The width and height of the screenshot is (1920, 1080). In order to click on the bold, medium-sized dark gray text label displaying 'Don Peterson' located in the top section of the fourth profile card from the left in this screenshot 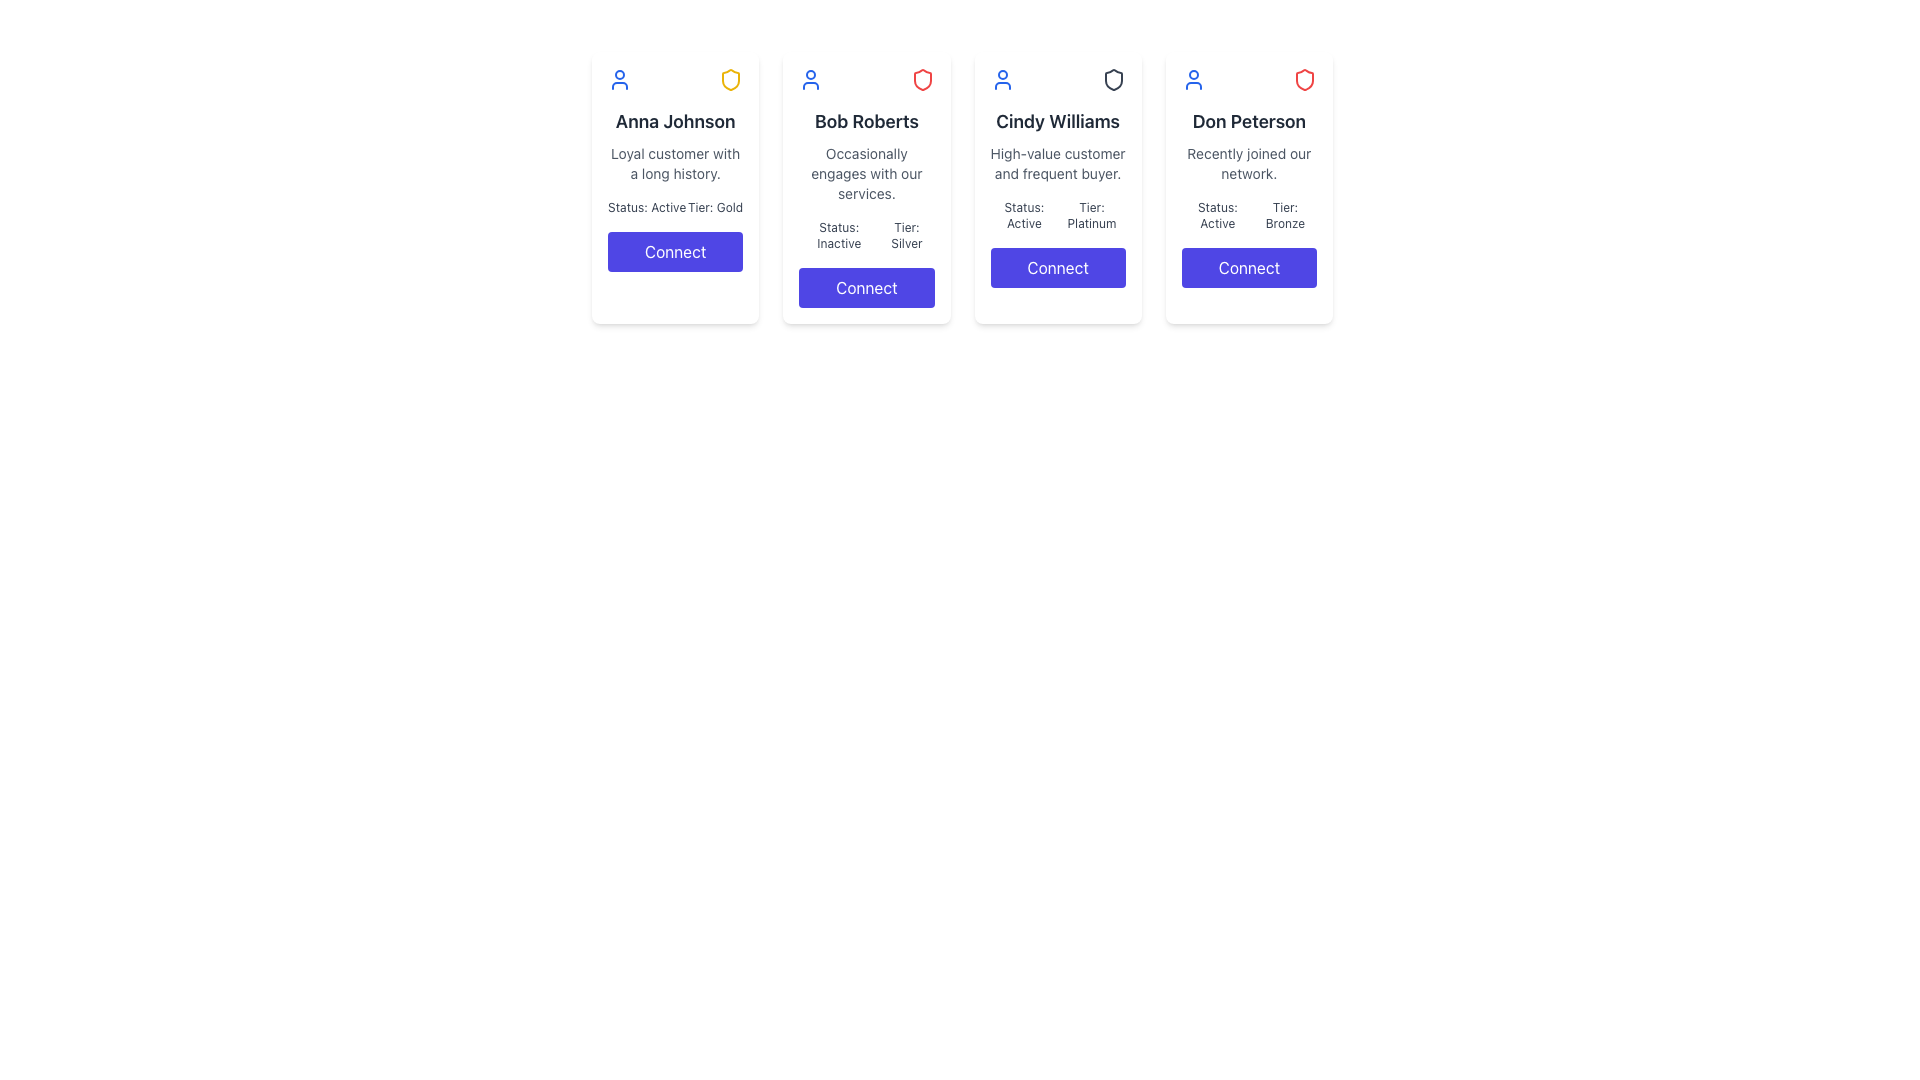, I will do `click(1248, 122)`.